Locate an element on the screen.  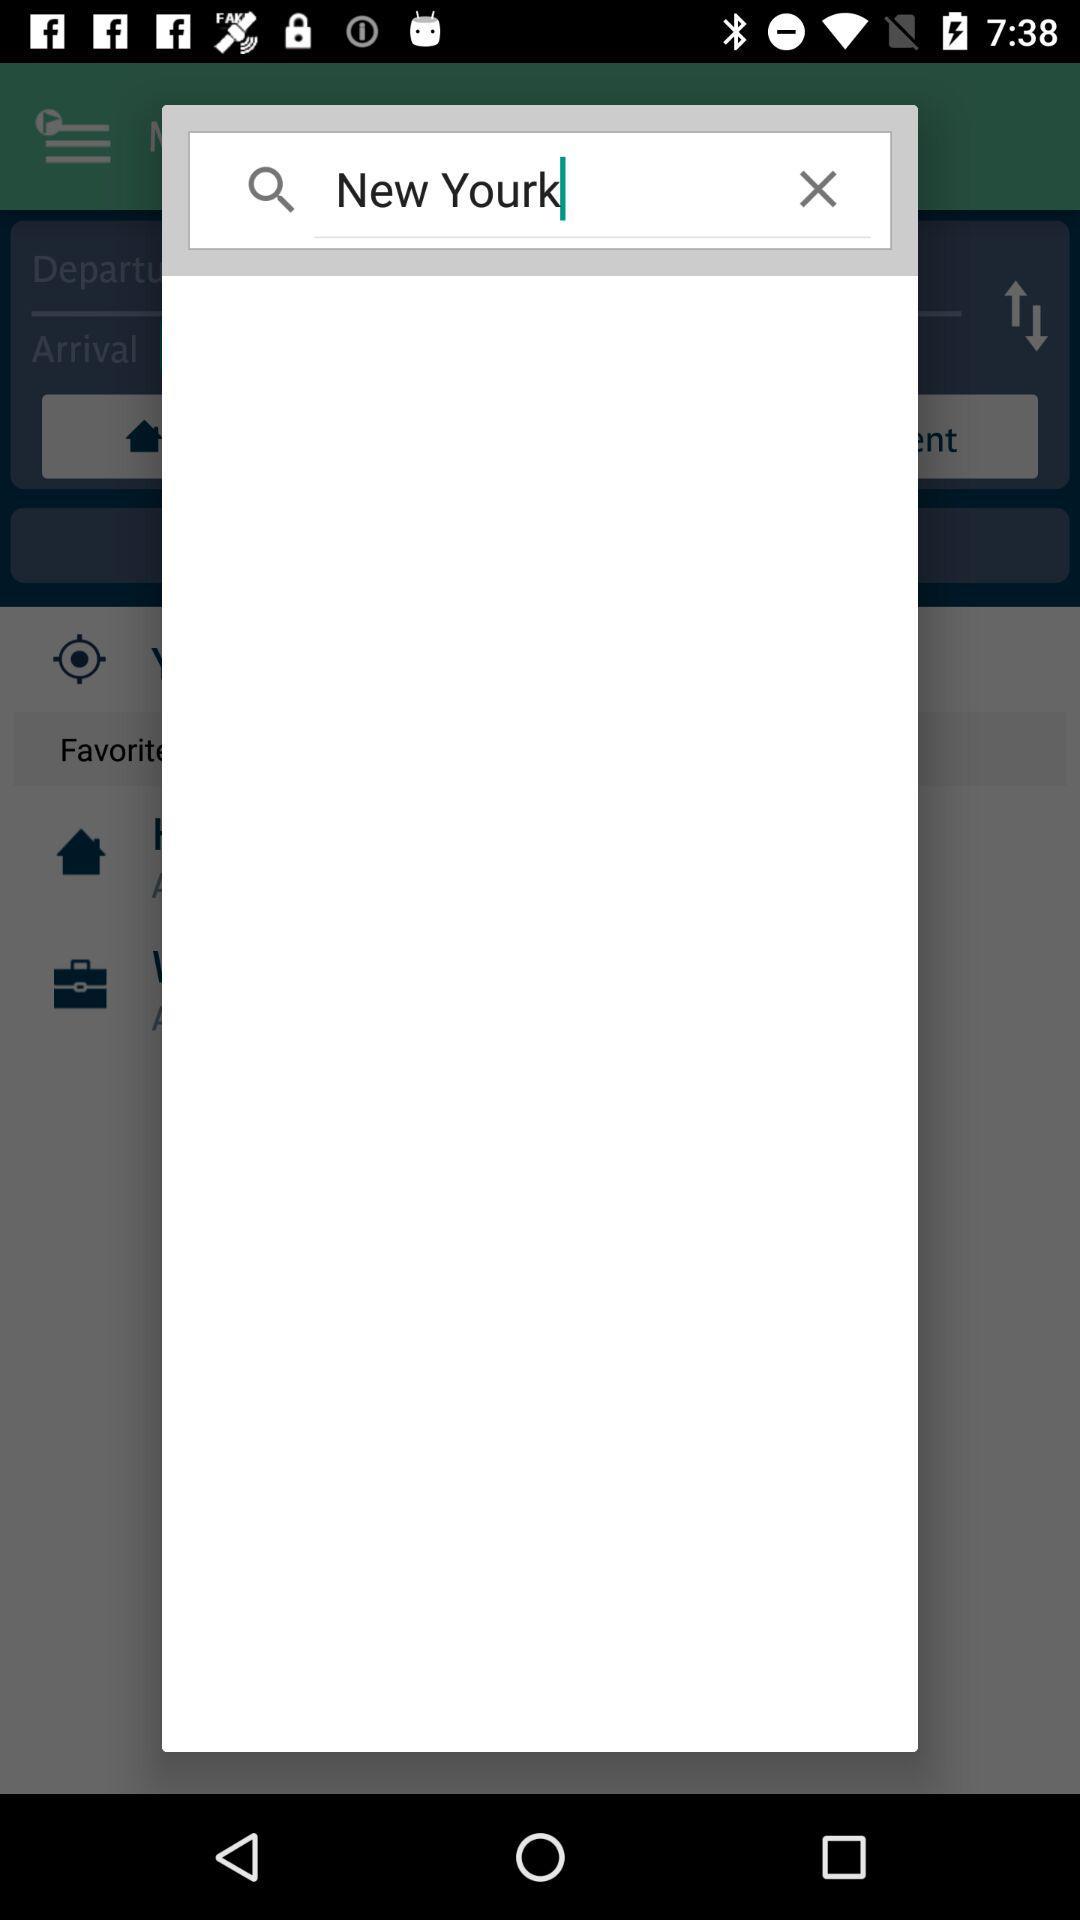
item at the top right corner is located at coordinates (818, 188).